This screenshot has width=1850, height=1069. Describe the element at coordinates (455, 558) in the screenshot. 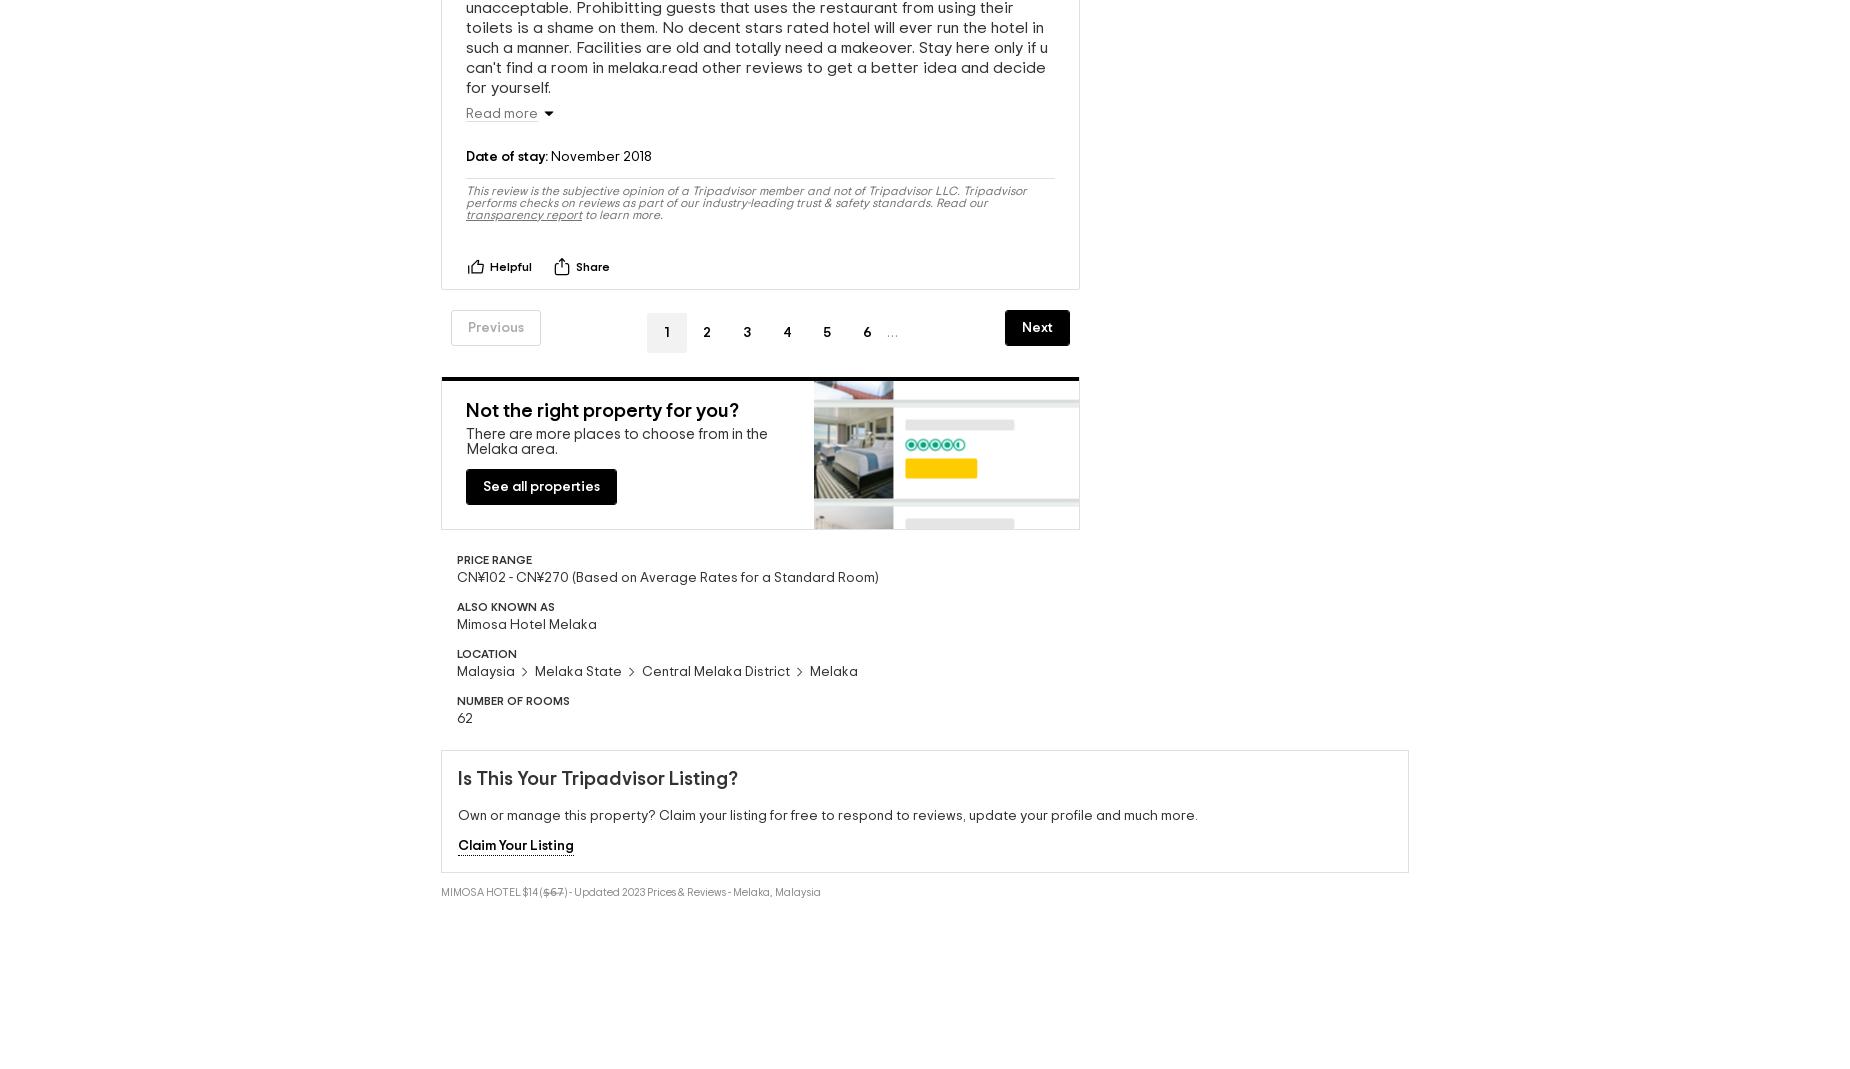

I see `'PRICE RANGE'` at that location.